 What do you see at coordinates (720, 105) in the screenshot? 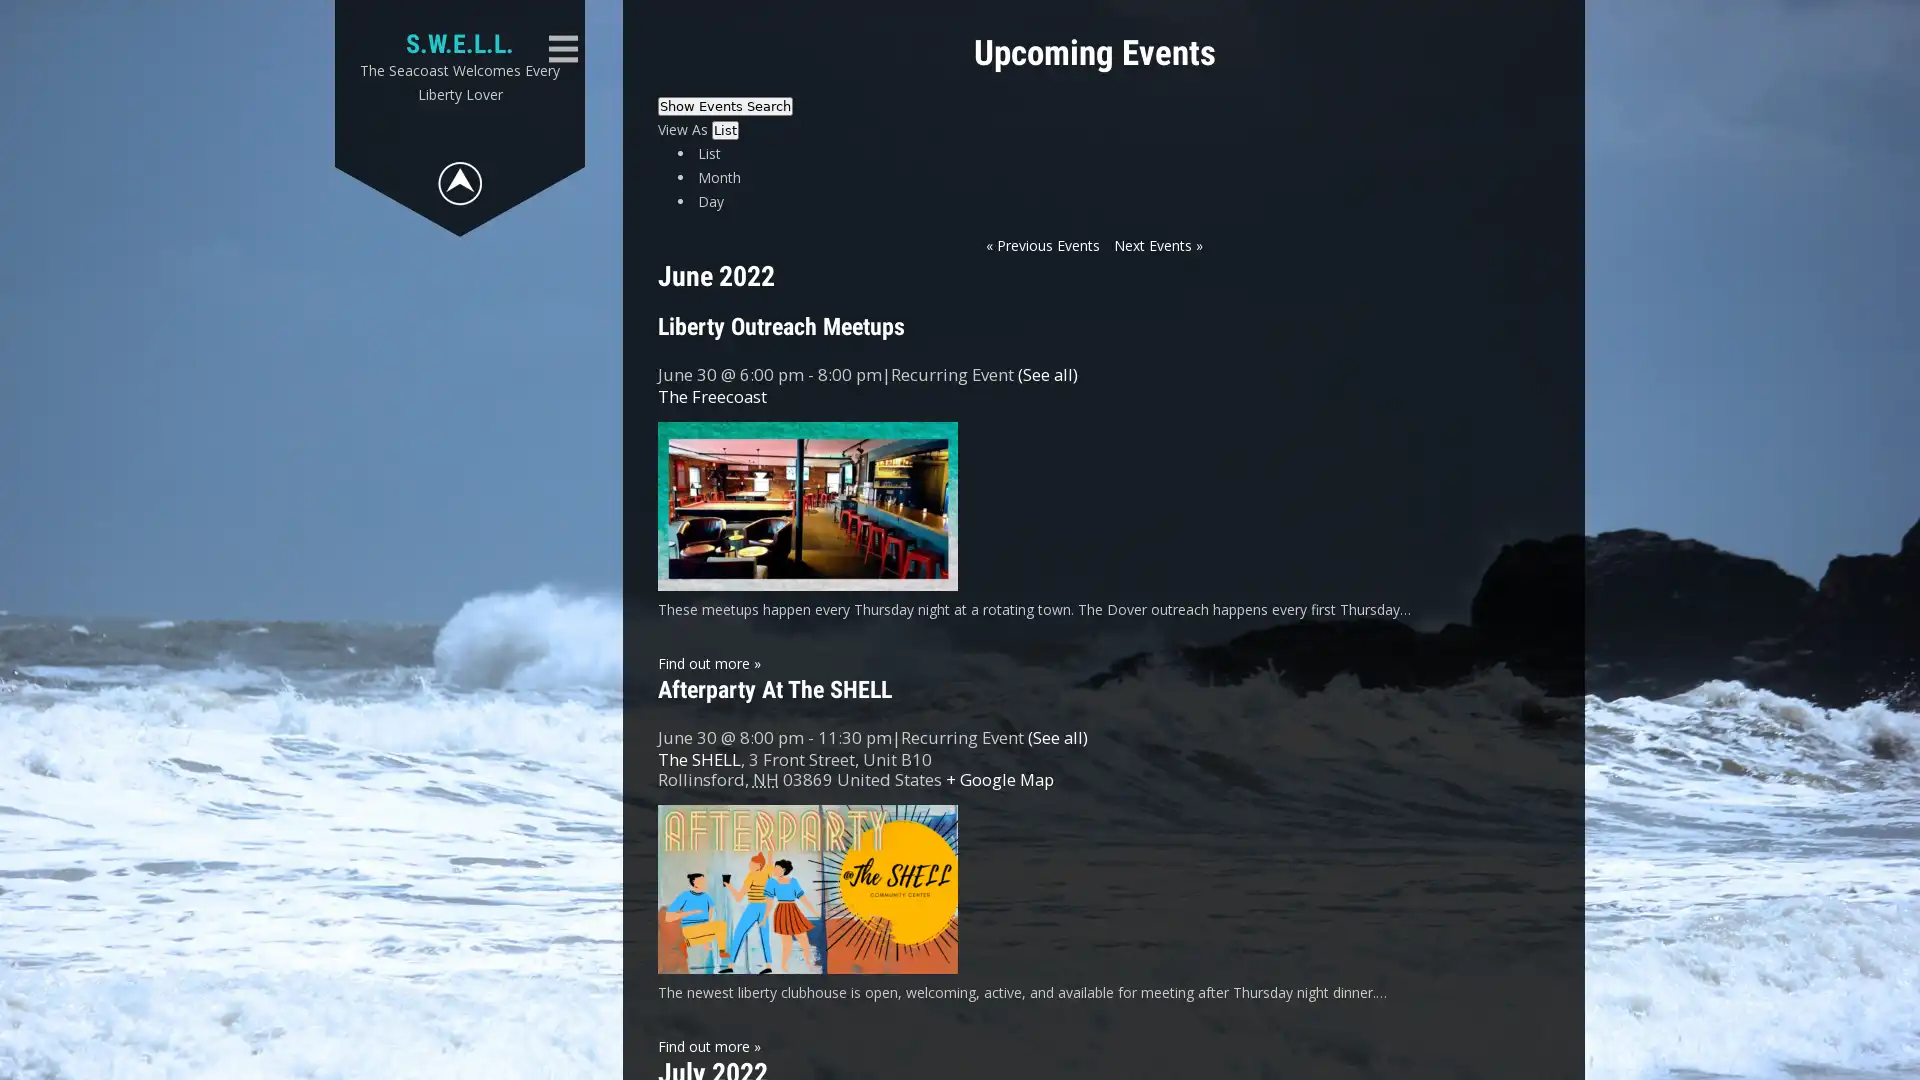
I see `Hide Events Search` at bounding box center [720, 105].